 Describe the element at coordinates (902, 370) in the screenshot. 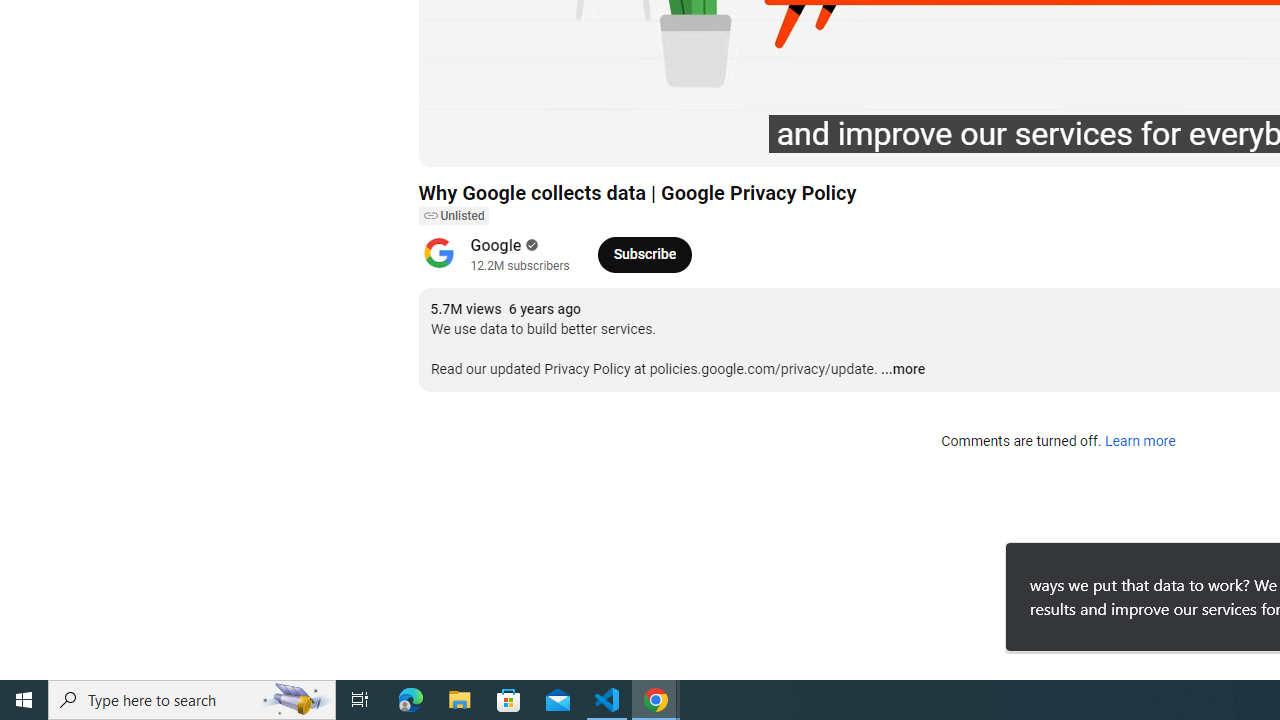

I see `'...more'` at that location.